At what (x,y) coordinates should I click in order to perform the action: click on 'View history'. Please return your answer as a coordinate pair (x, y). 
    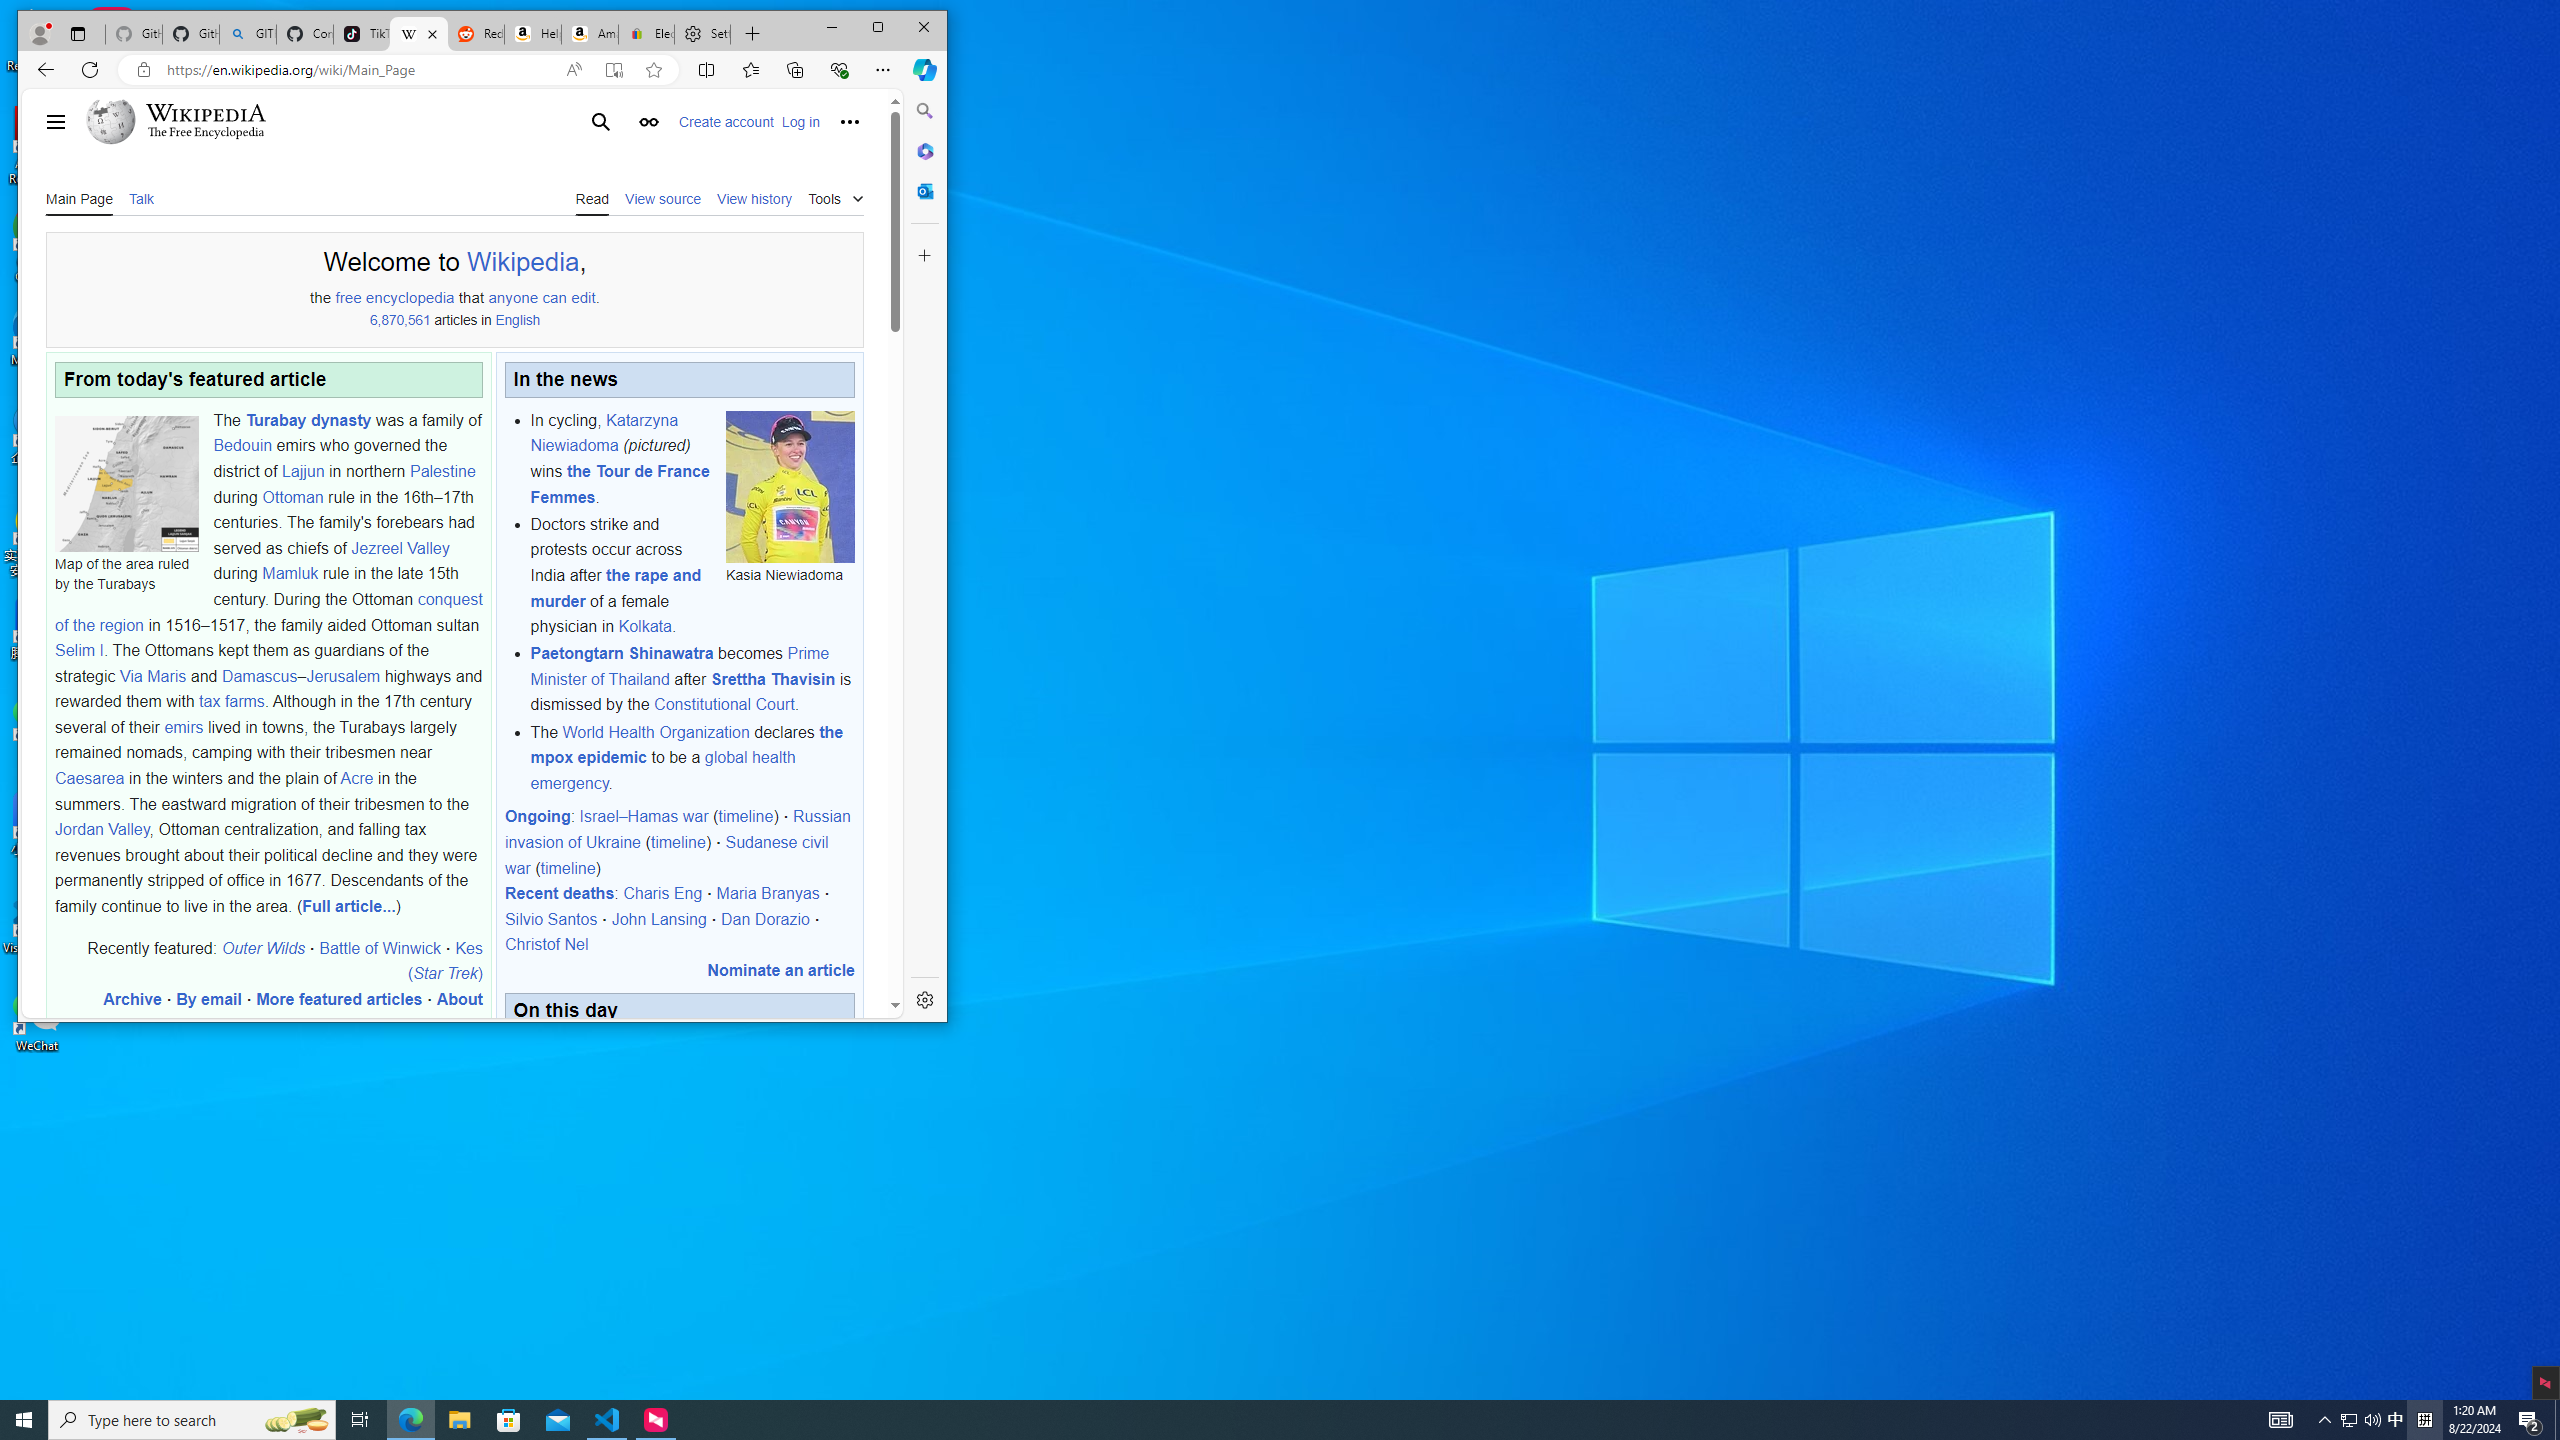
    Looking at the image, I should click on (754, 196).